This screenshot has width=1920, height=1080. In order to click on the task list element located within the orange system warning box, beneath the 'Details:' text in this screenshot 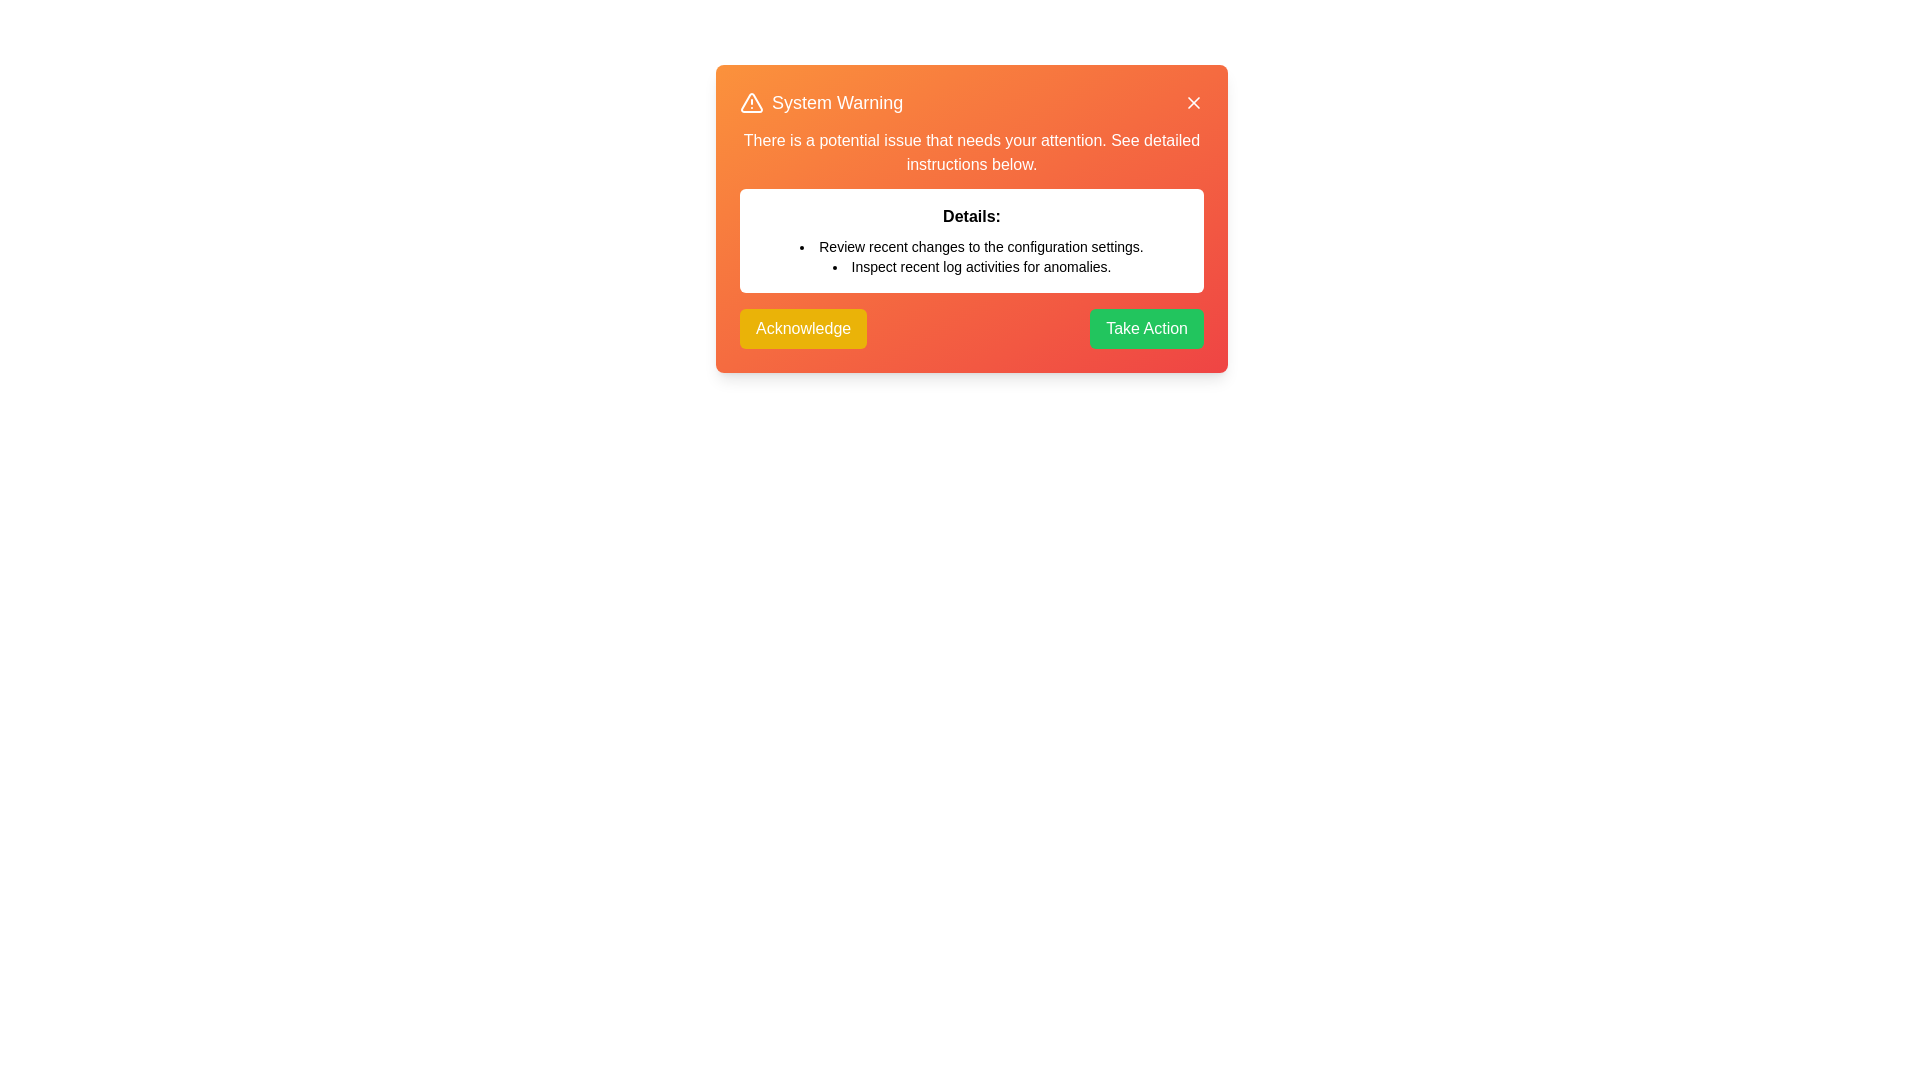, I will do `click(971, 256)`.